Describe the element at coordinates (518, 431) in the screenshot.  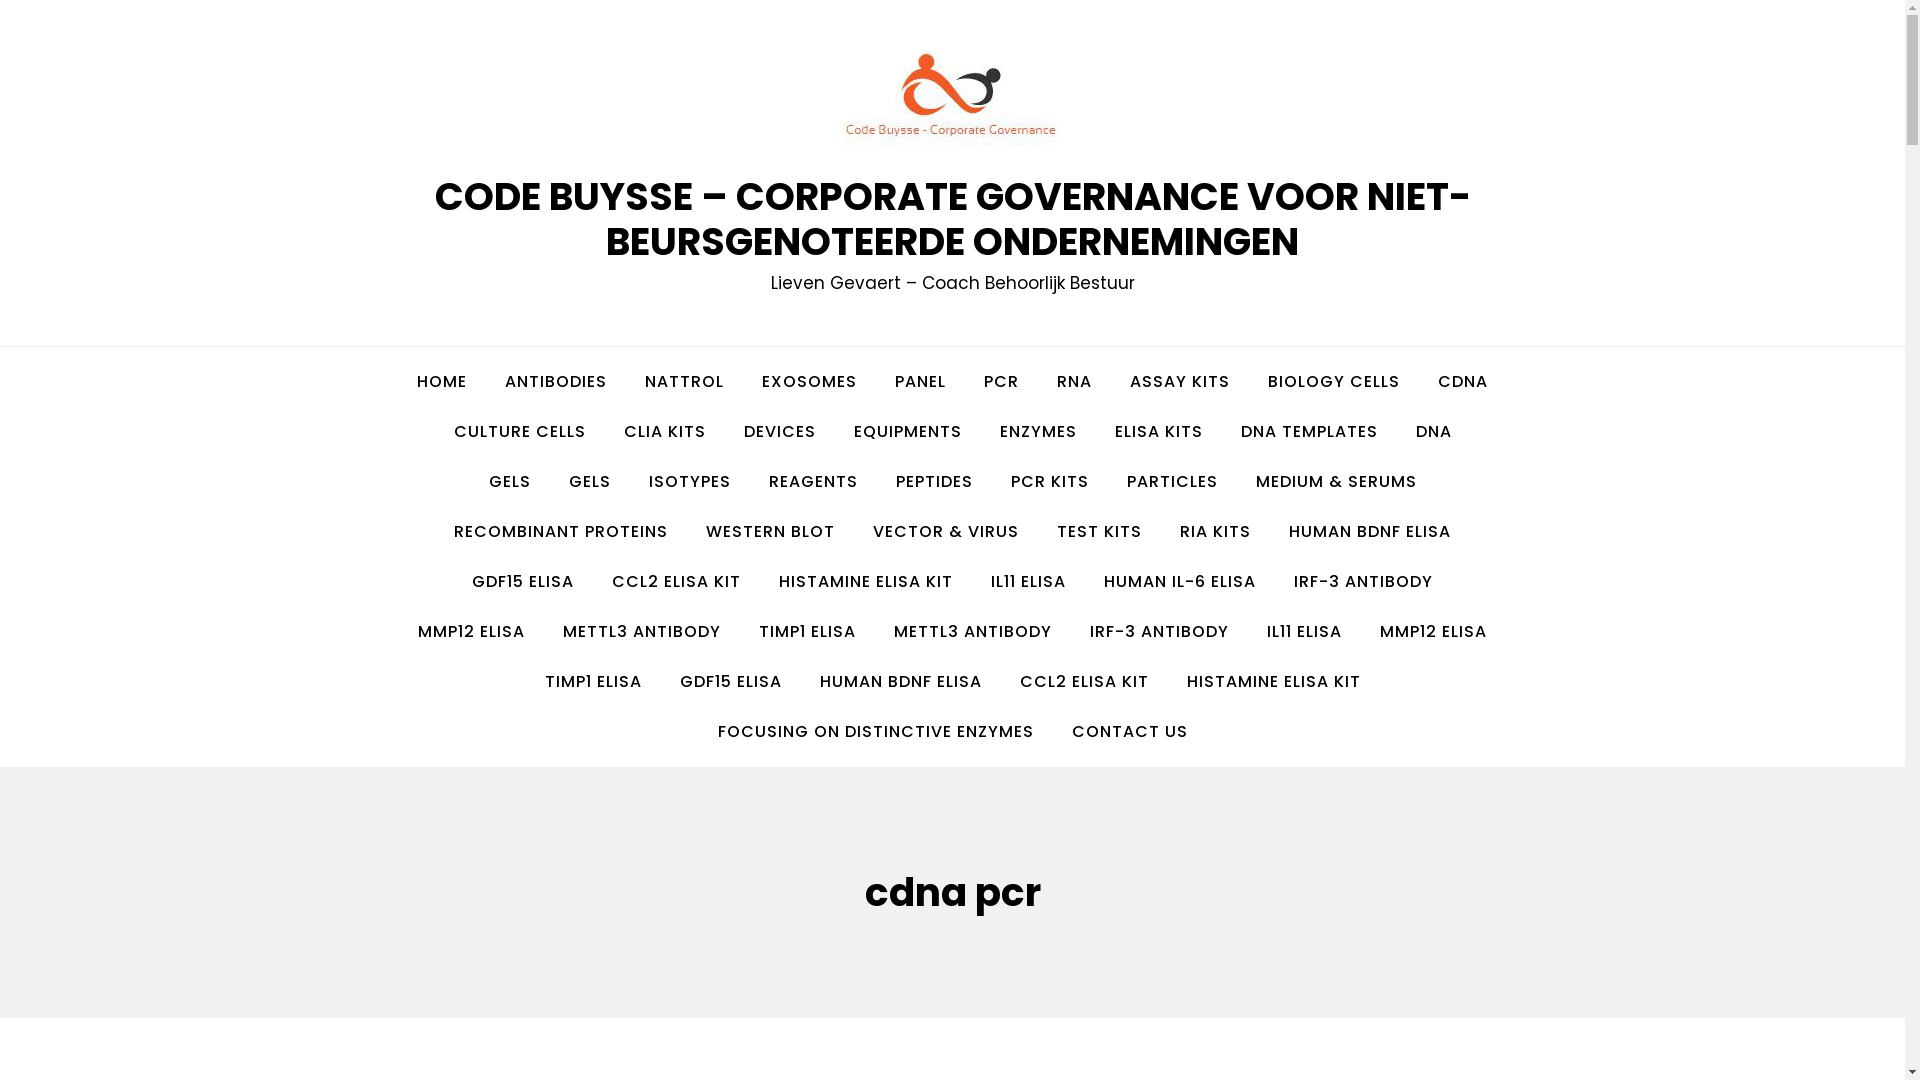
I see `'CULTURE CELLS'` at that location.